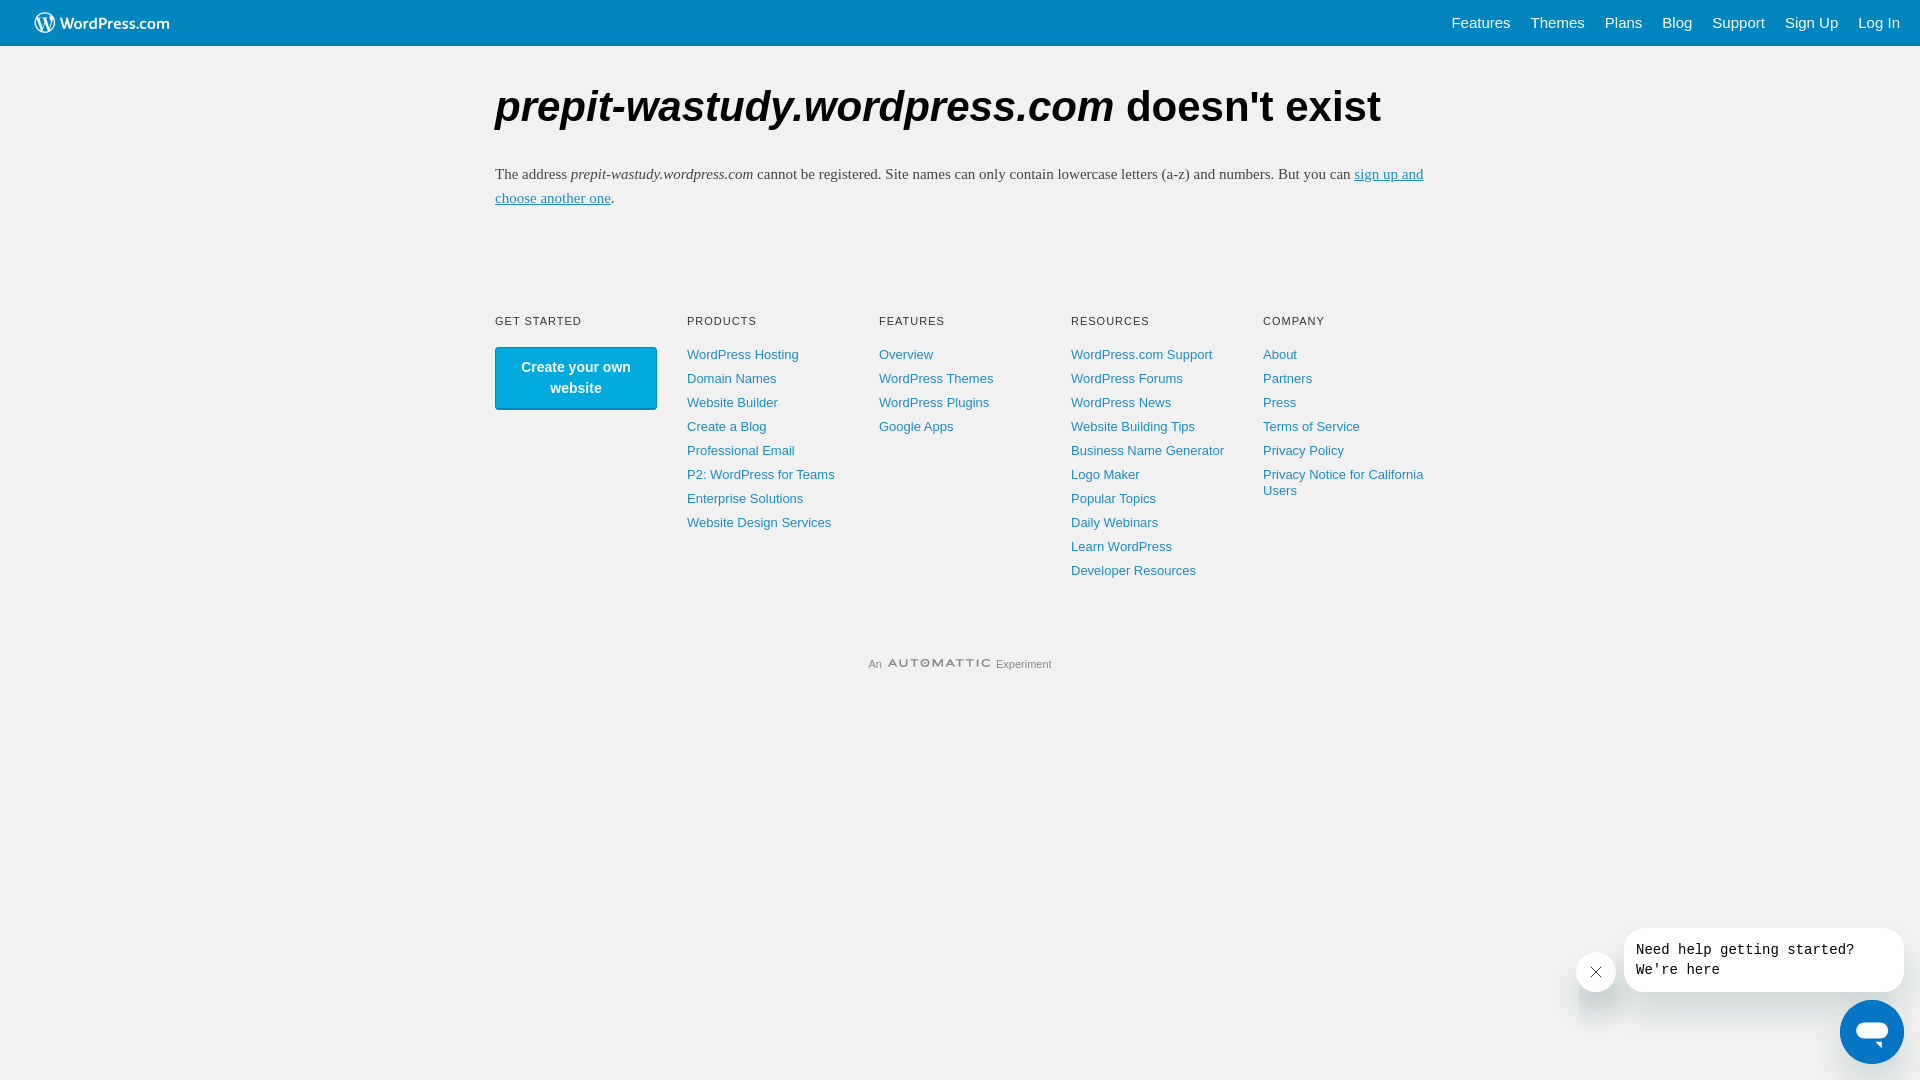 The width and height of the screenshot is (1920, 1080). I want to click on 'Message from company', so click(1763, 959).